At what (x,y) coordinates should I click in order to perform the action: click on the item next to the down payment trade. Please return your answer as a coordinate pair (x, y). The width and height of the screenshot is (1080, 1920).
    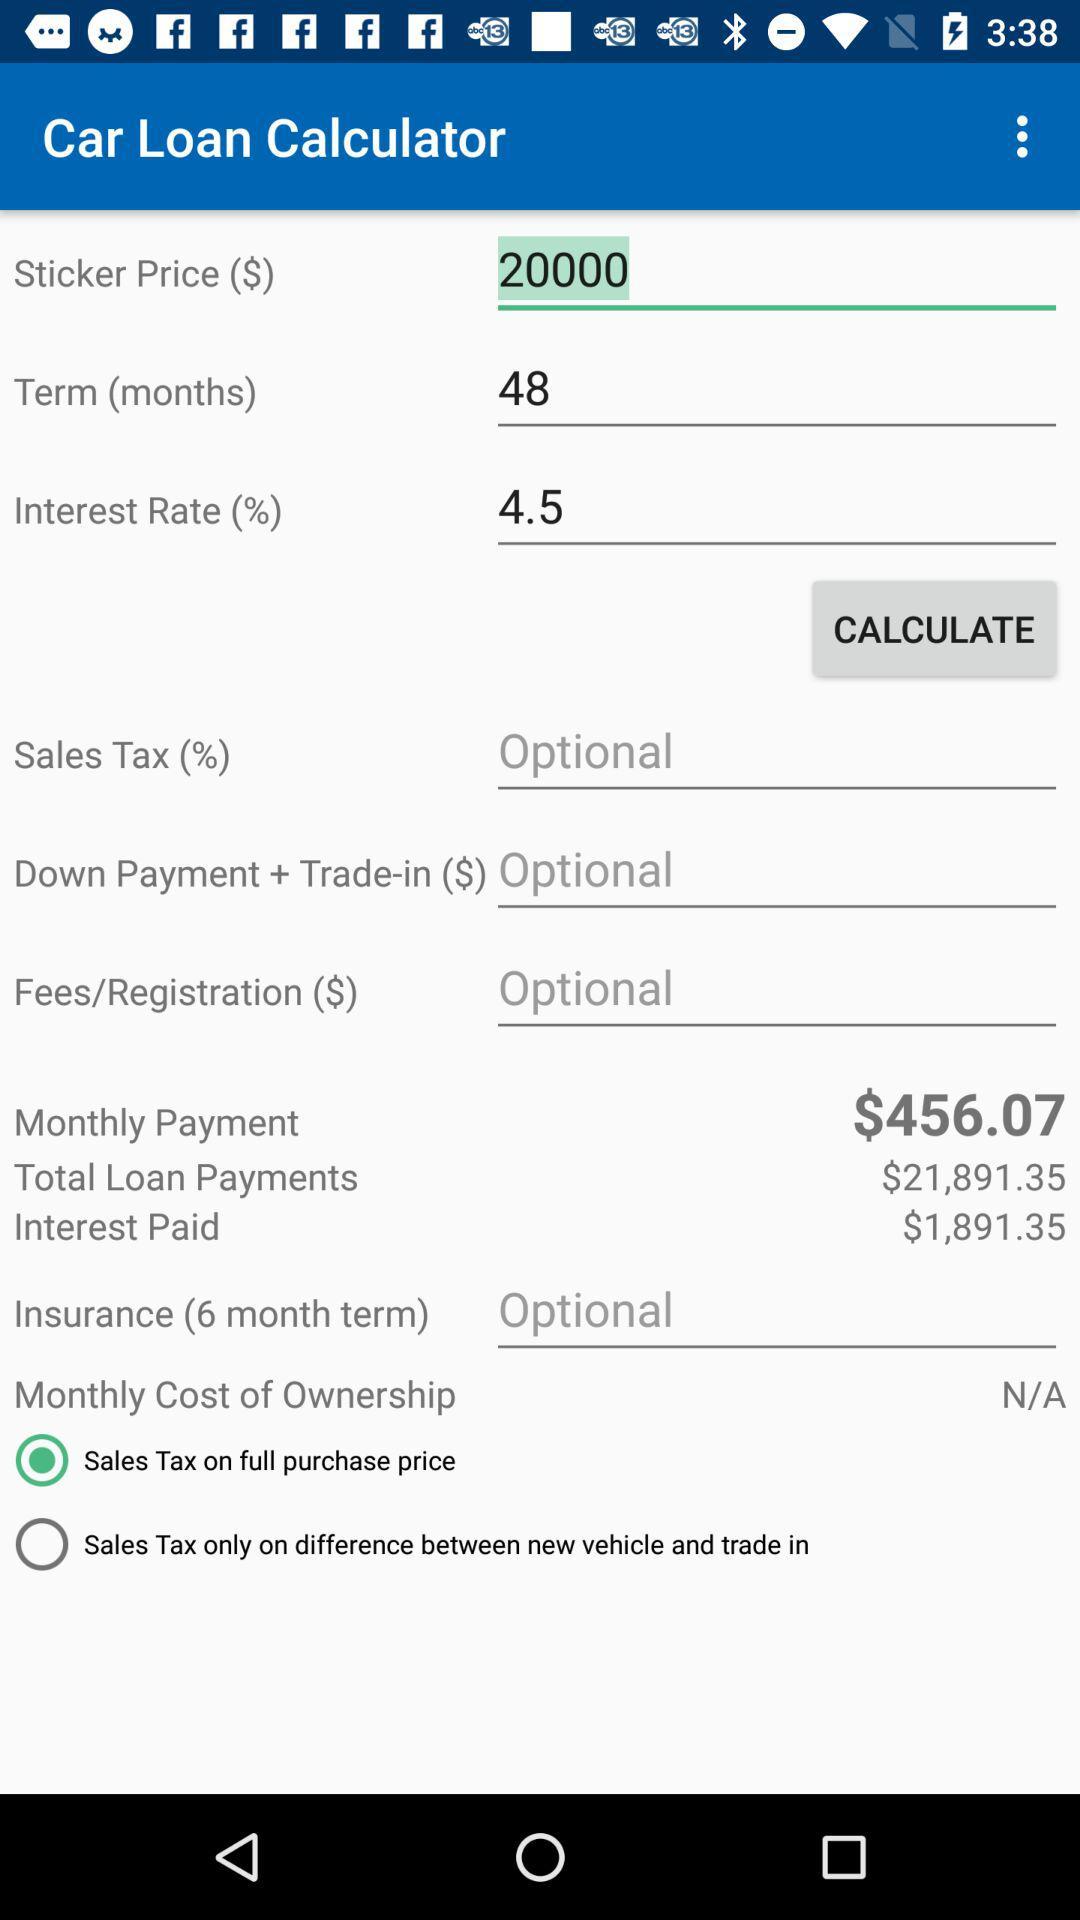
    Looking at the image, I should click on (775, 869).